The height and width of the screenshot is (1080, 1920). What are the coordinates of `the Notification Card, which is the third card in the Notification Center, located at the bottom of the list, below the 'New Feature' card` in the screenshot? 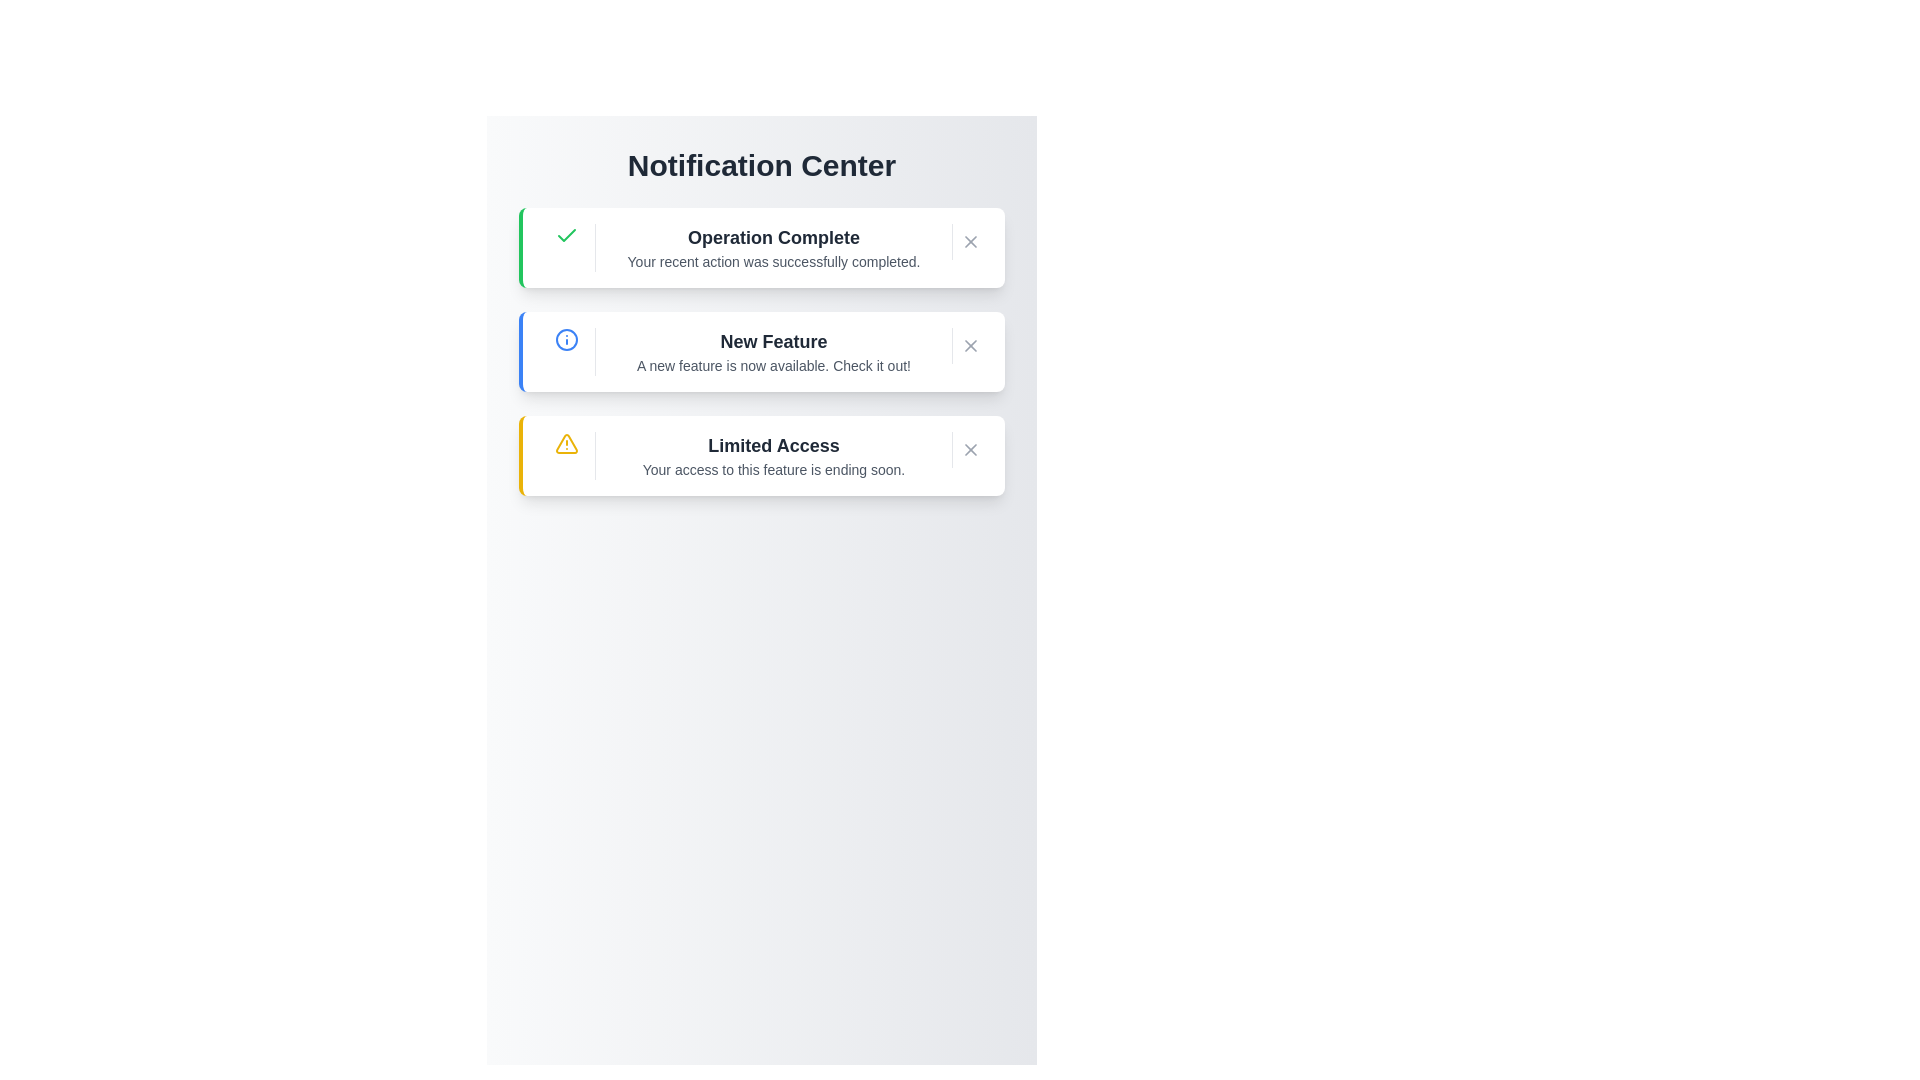 It's located at (761, 455).